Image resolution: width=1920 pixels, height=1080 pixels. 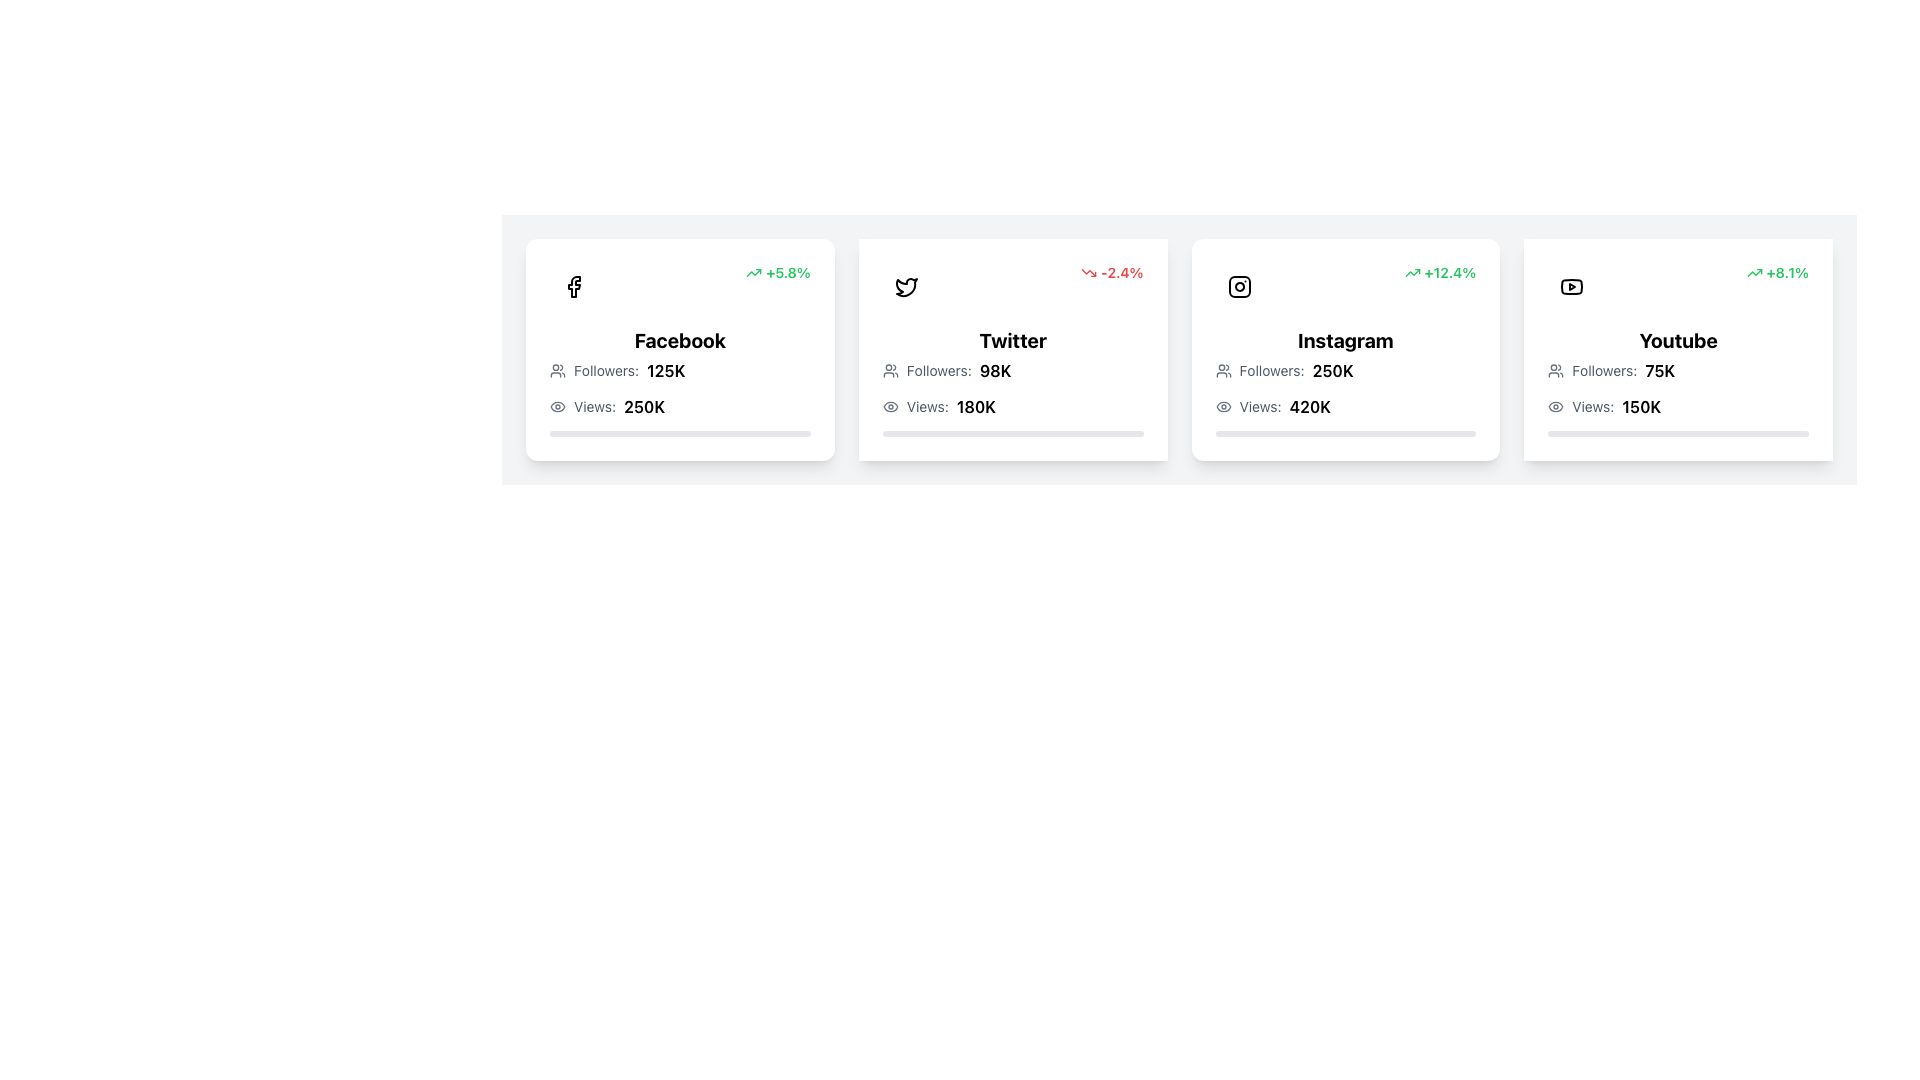 What do you see at coordinates (680, 433) in the screenshot?
I see `the horizontal progress bar located at the bottom of the Facebook statistics card, which has a light gray background and a blue filled portion indicating progress` at bounding box center [680, 433].